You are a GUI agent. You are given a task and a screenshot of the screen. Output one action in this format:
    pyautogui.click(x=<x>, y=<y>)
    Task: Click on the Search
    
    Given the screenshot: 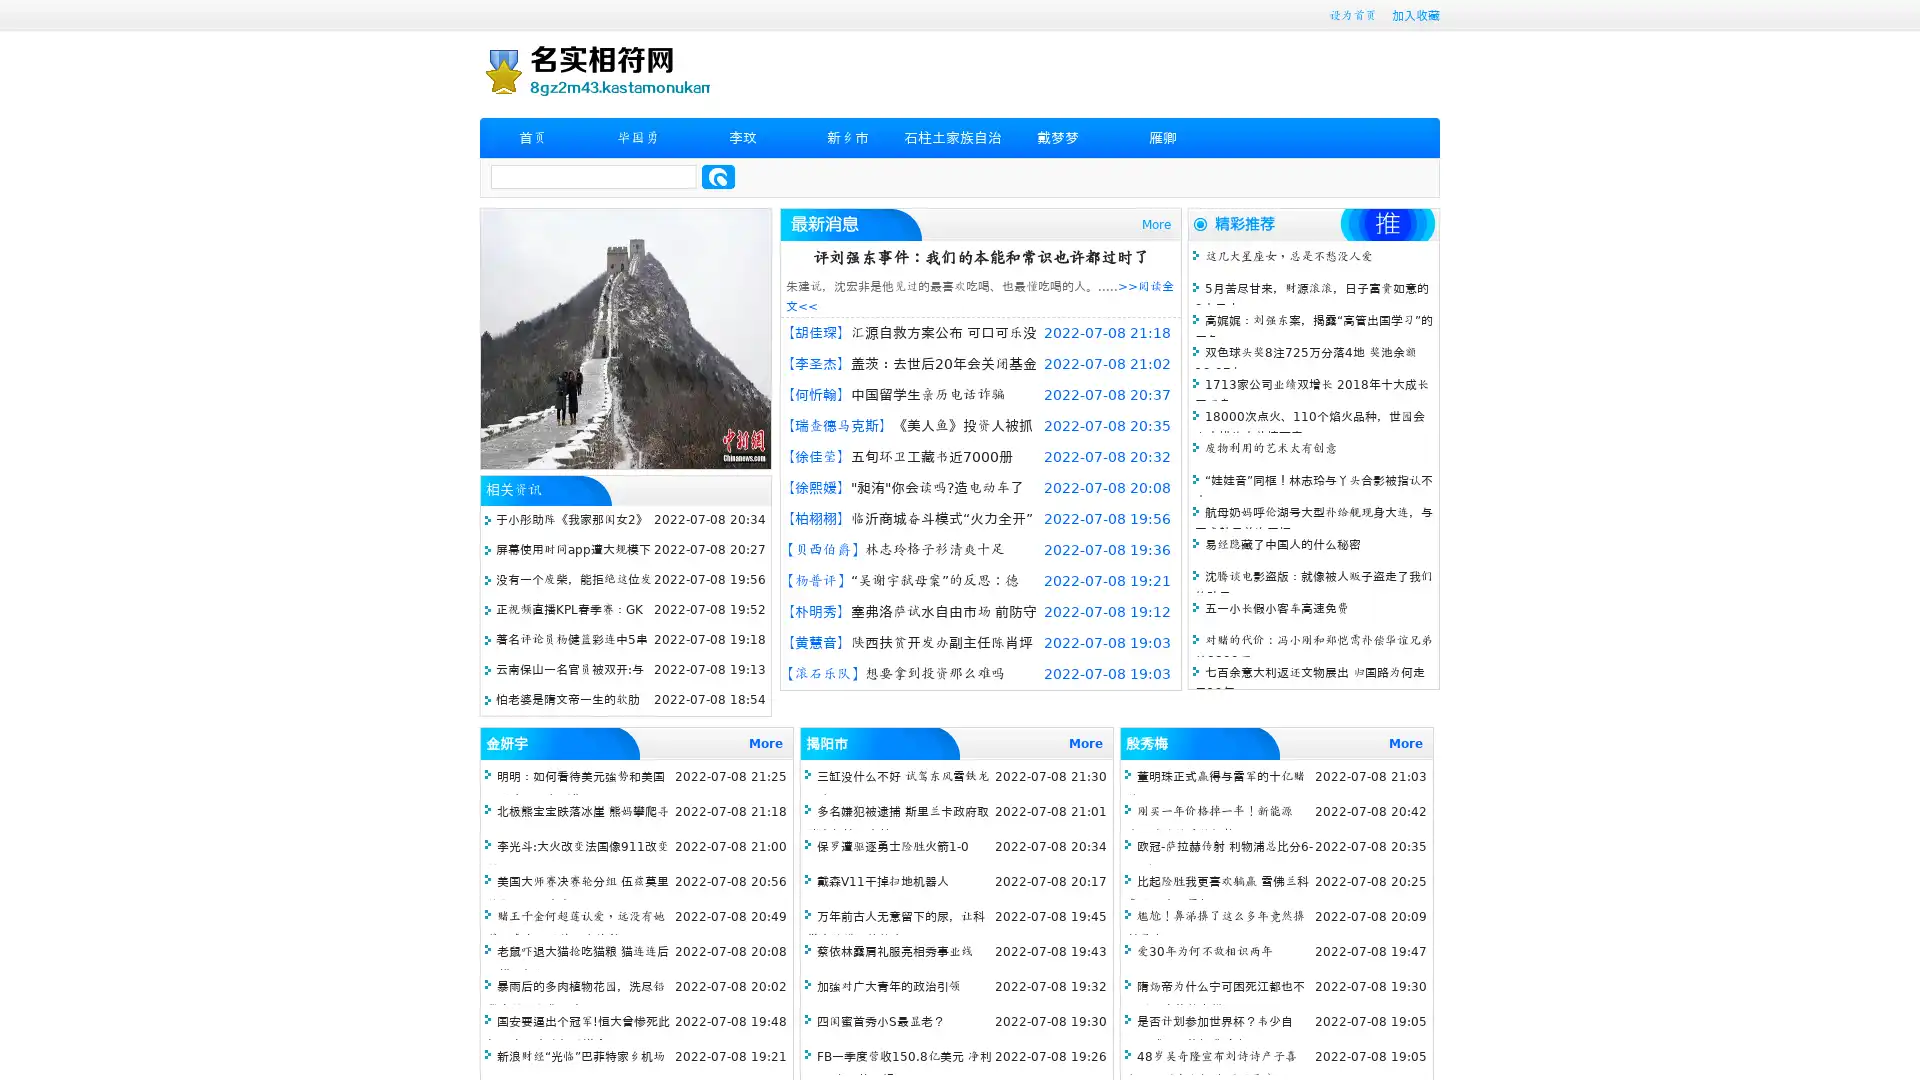 What is the action you would take?
    pyautogui.click(x=718, y=176)
    